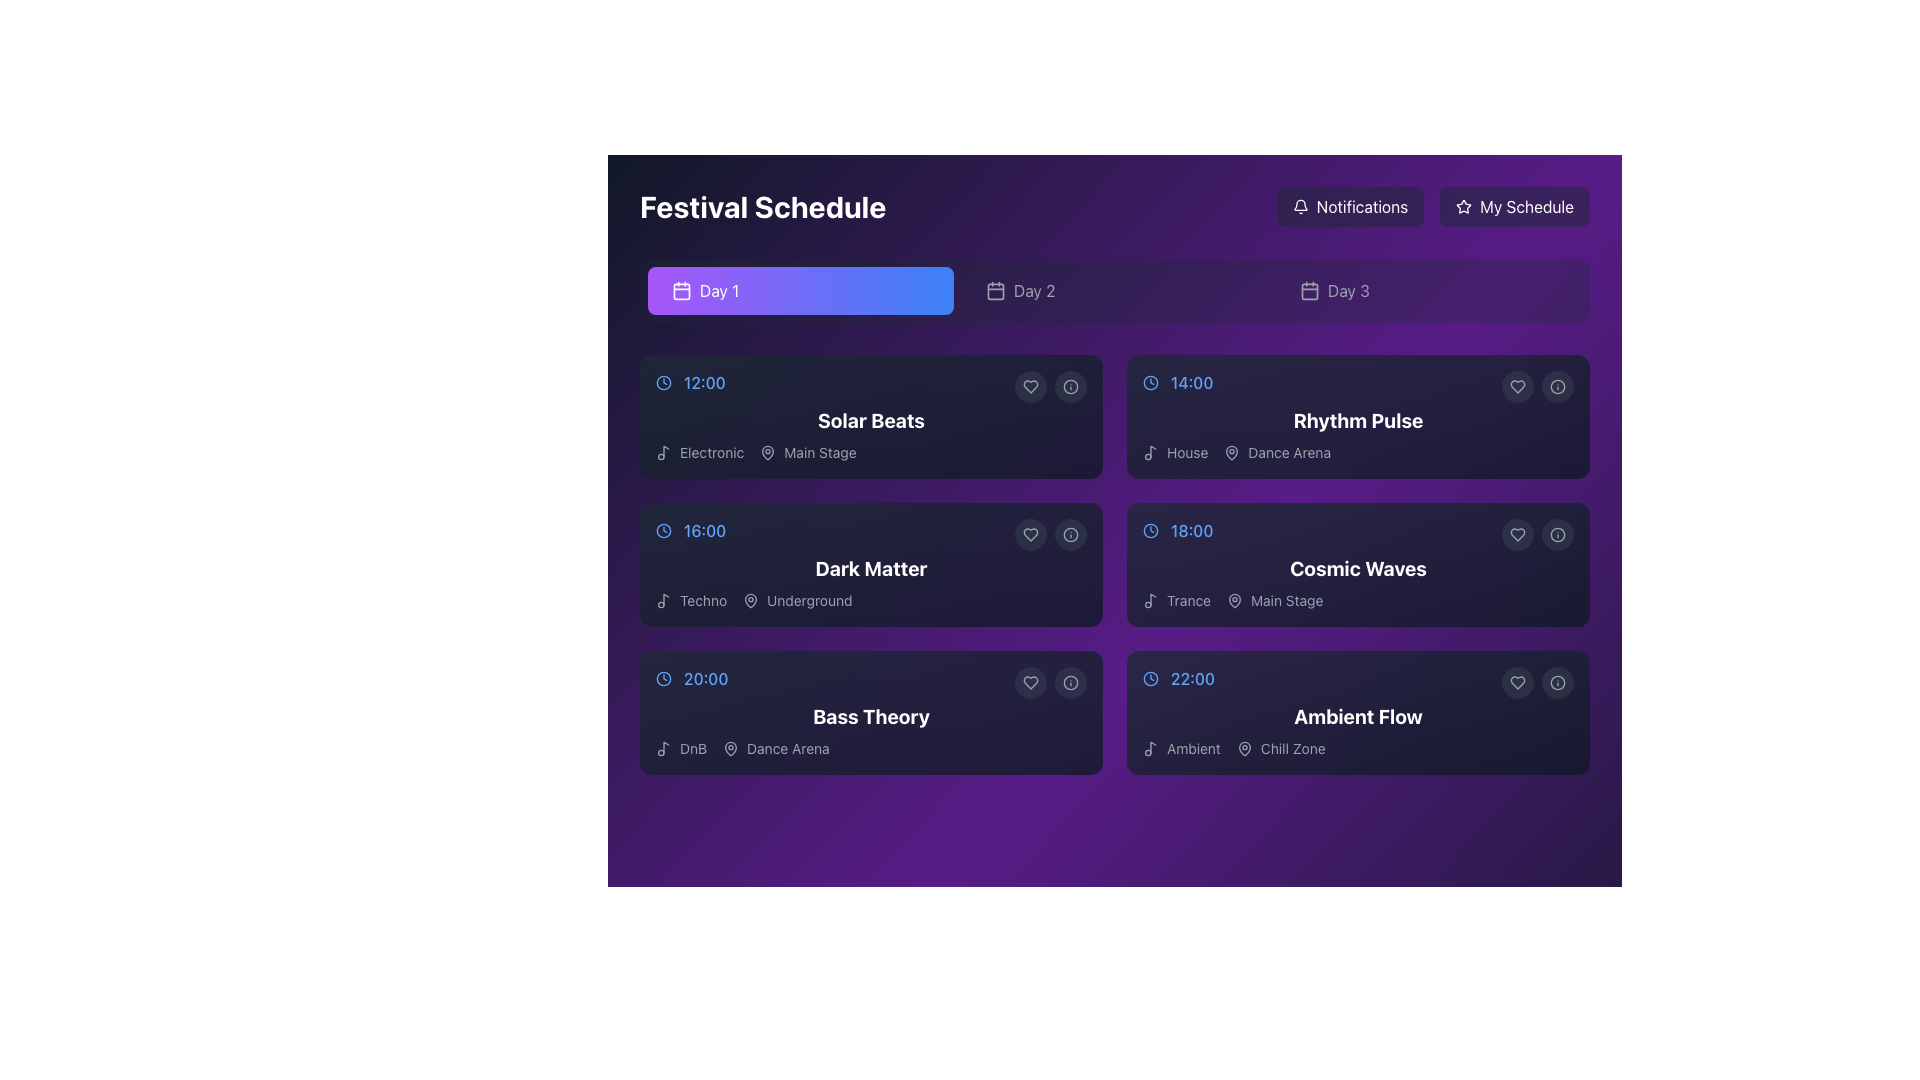  What do you see at coordinates (706, 677) in the screenshot?
I see `the text displaying the time '20:00' in blue font, located in the lower left segment of the schedule grid for the event 'Bass Theory', adjacent to a clock icon` at bounding box center [706, 677].